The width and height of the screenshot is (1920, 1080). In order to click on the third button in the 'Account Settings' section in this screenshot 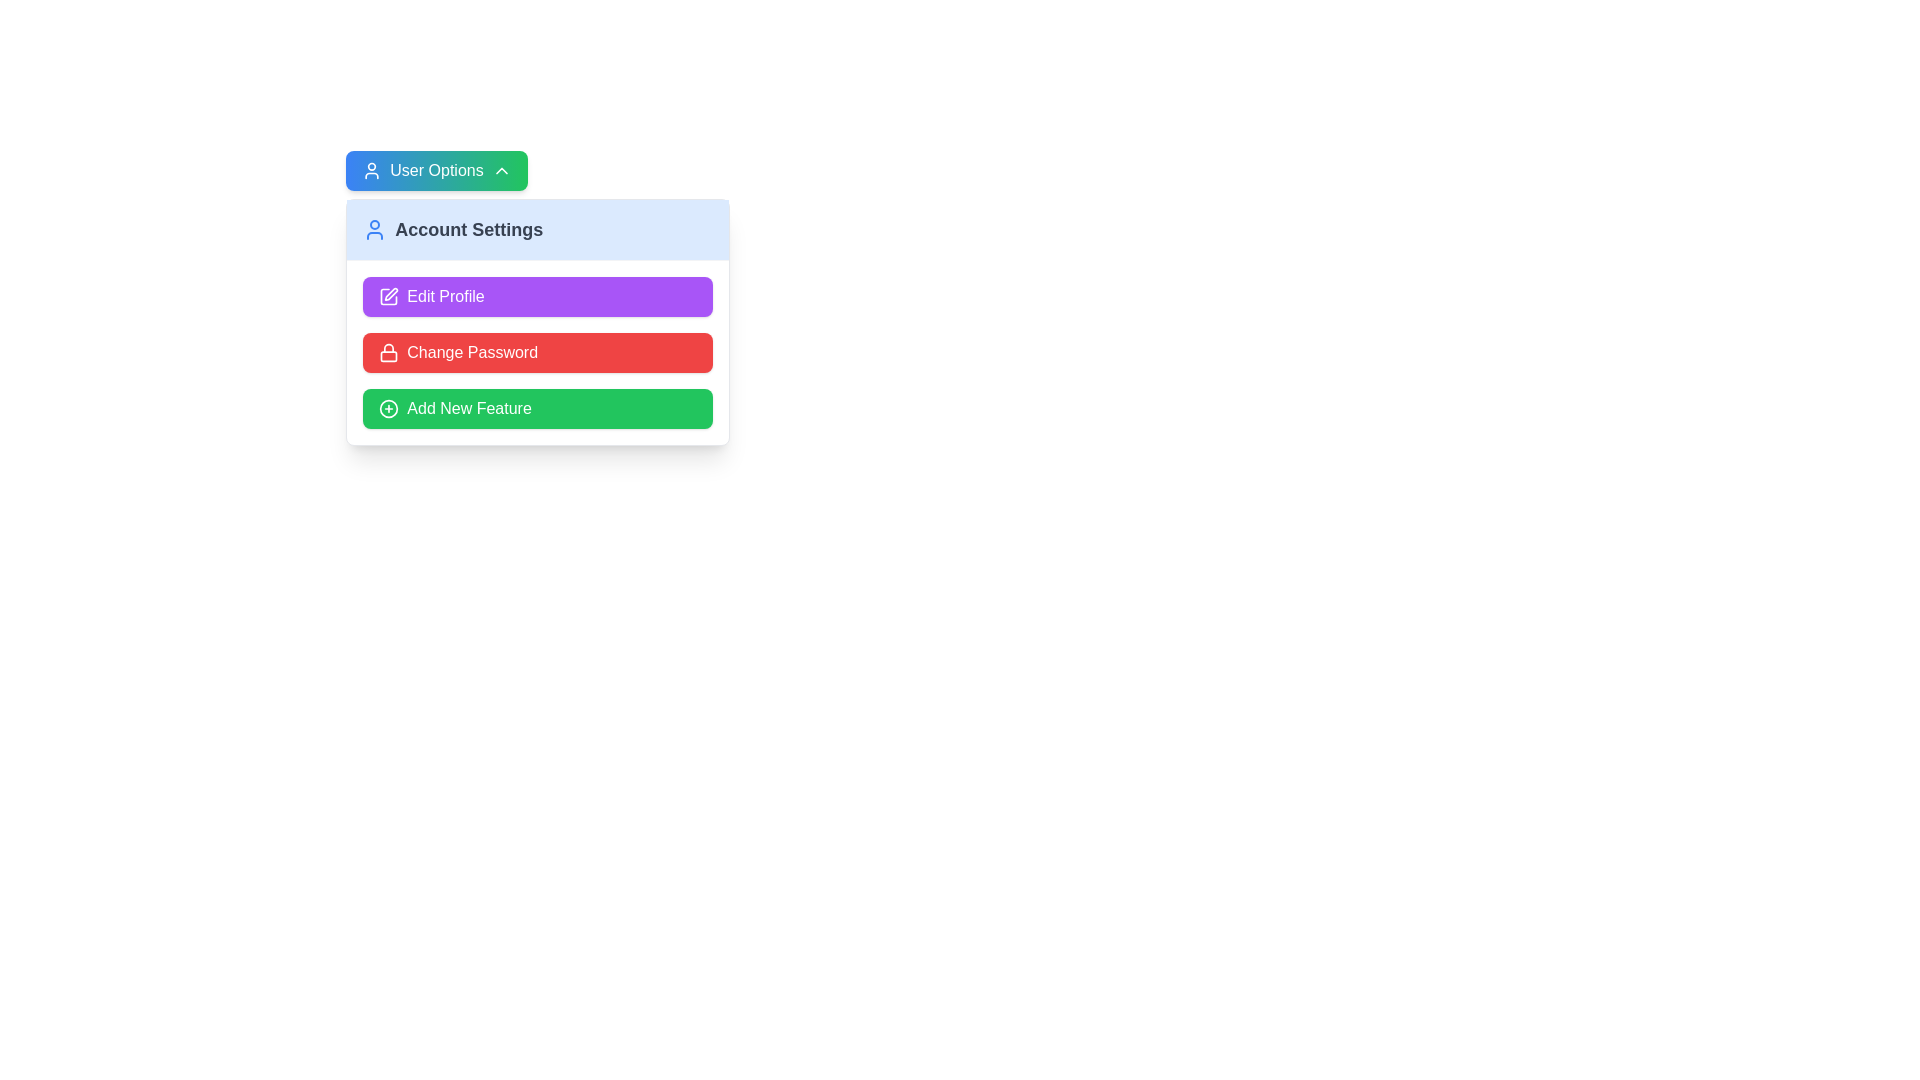, I will do `click(538, 407)`.